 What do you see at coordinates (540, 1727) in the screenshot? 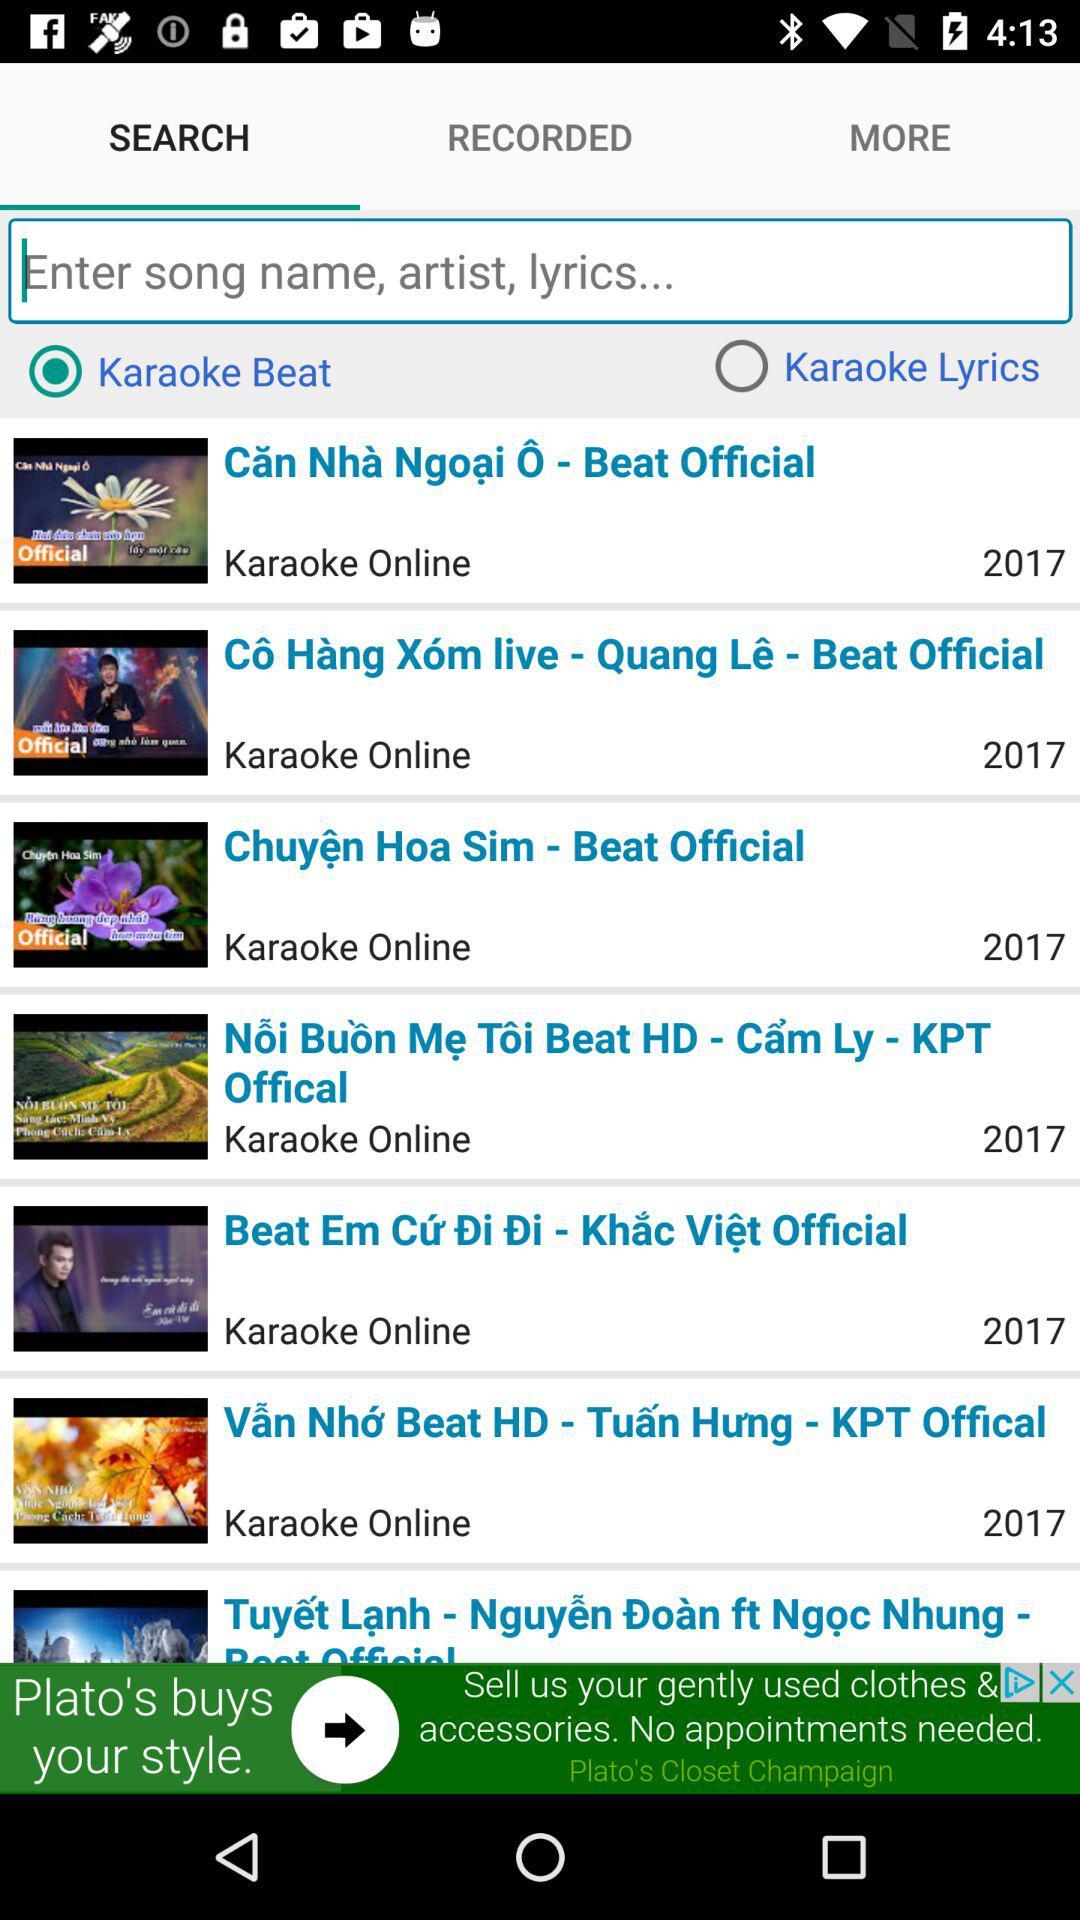
I see `the adversitement` at bounding box center [540, 1727].